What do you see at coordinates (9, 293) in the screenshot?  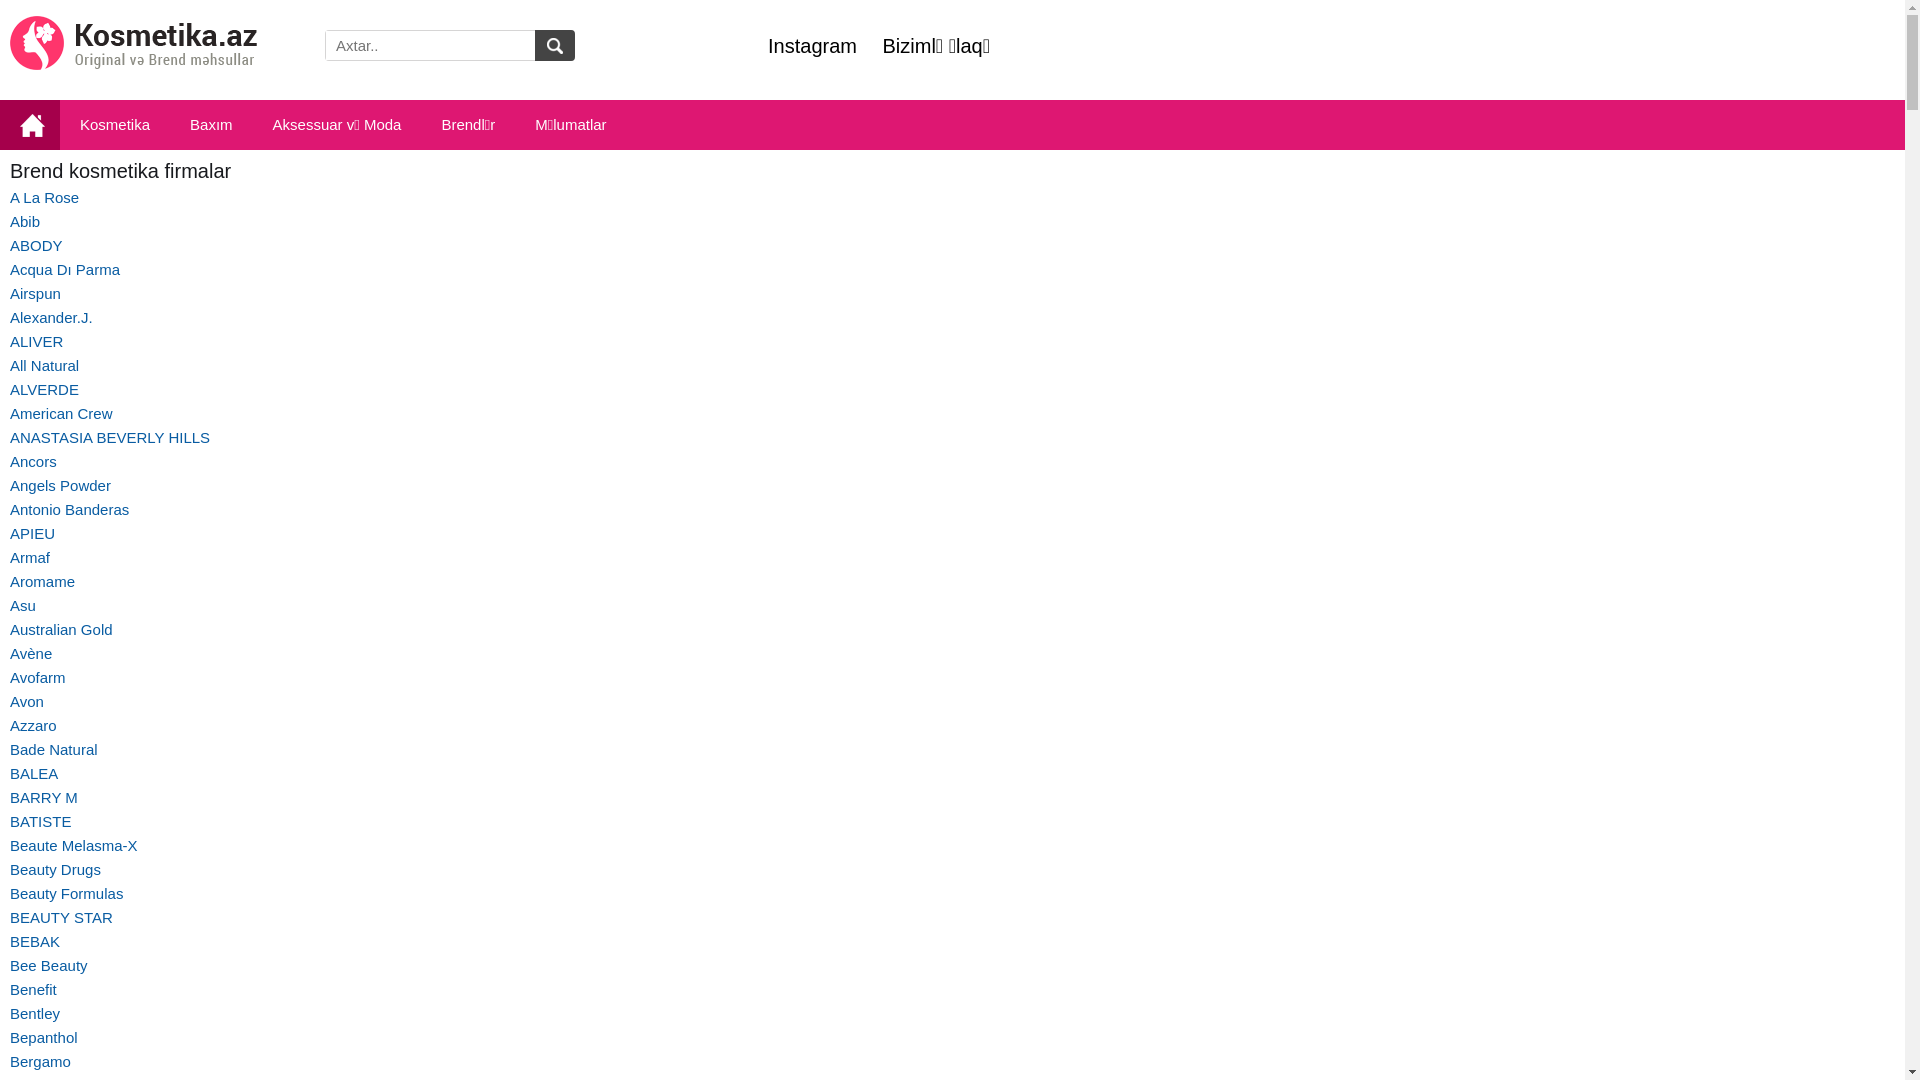 I see `'Airspun'` at bounding box center [9, 293].